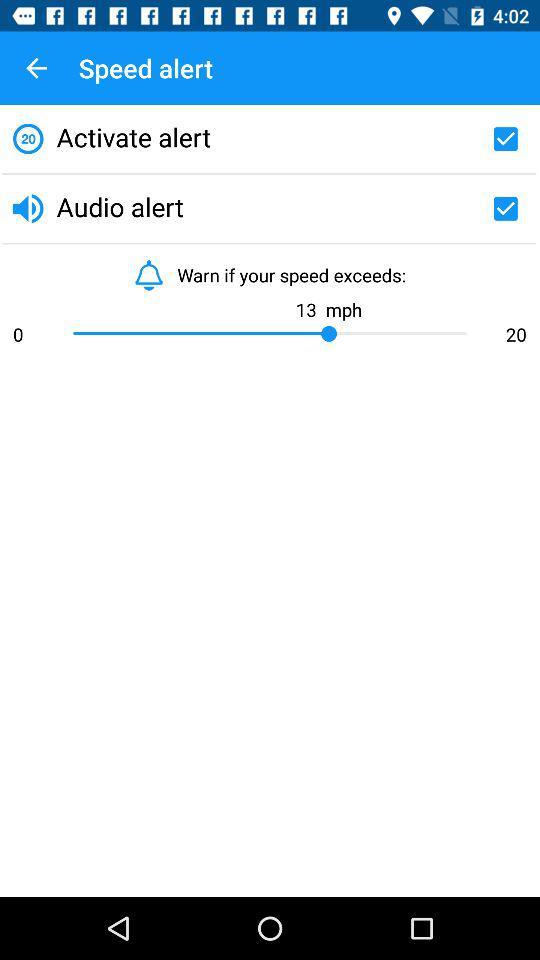  What do you see at coordinates (504, 138) in the screenshot?
I see `check activate alert option` at bounding box center [504, 138].